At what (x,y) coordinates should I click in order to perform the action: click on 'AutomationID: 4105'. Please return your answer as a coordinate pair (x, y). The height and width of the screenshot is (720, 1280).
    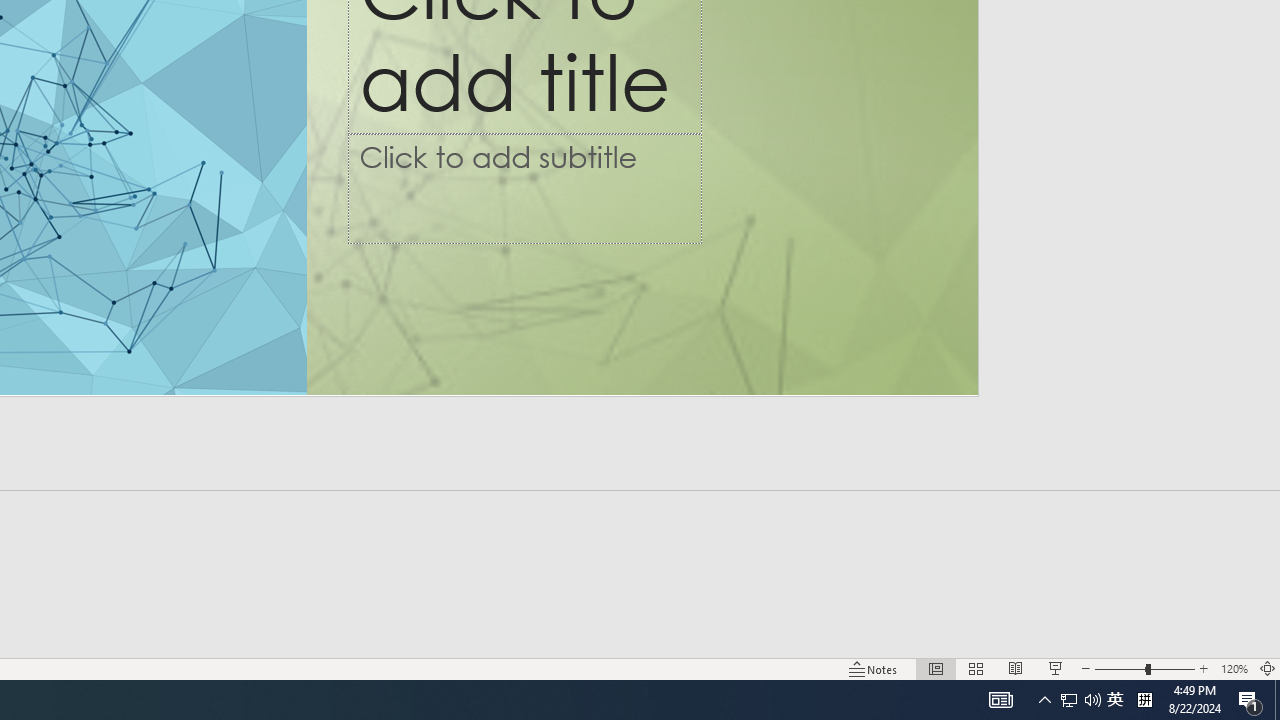
    Looking at the image, I should click on (1000, 698).